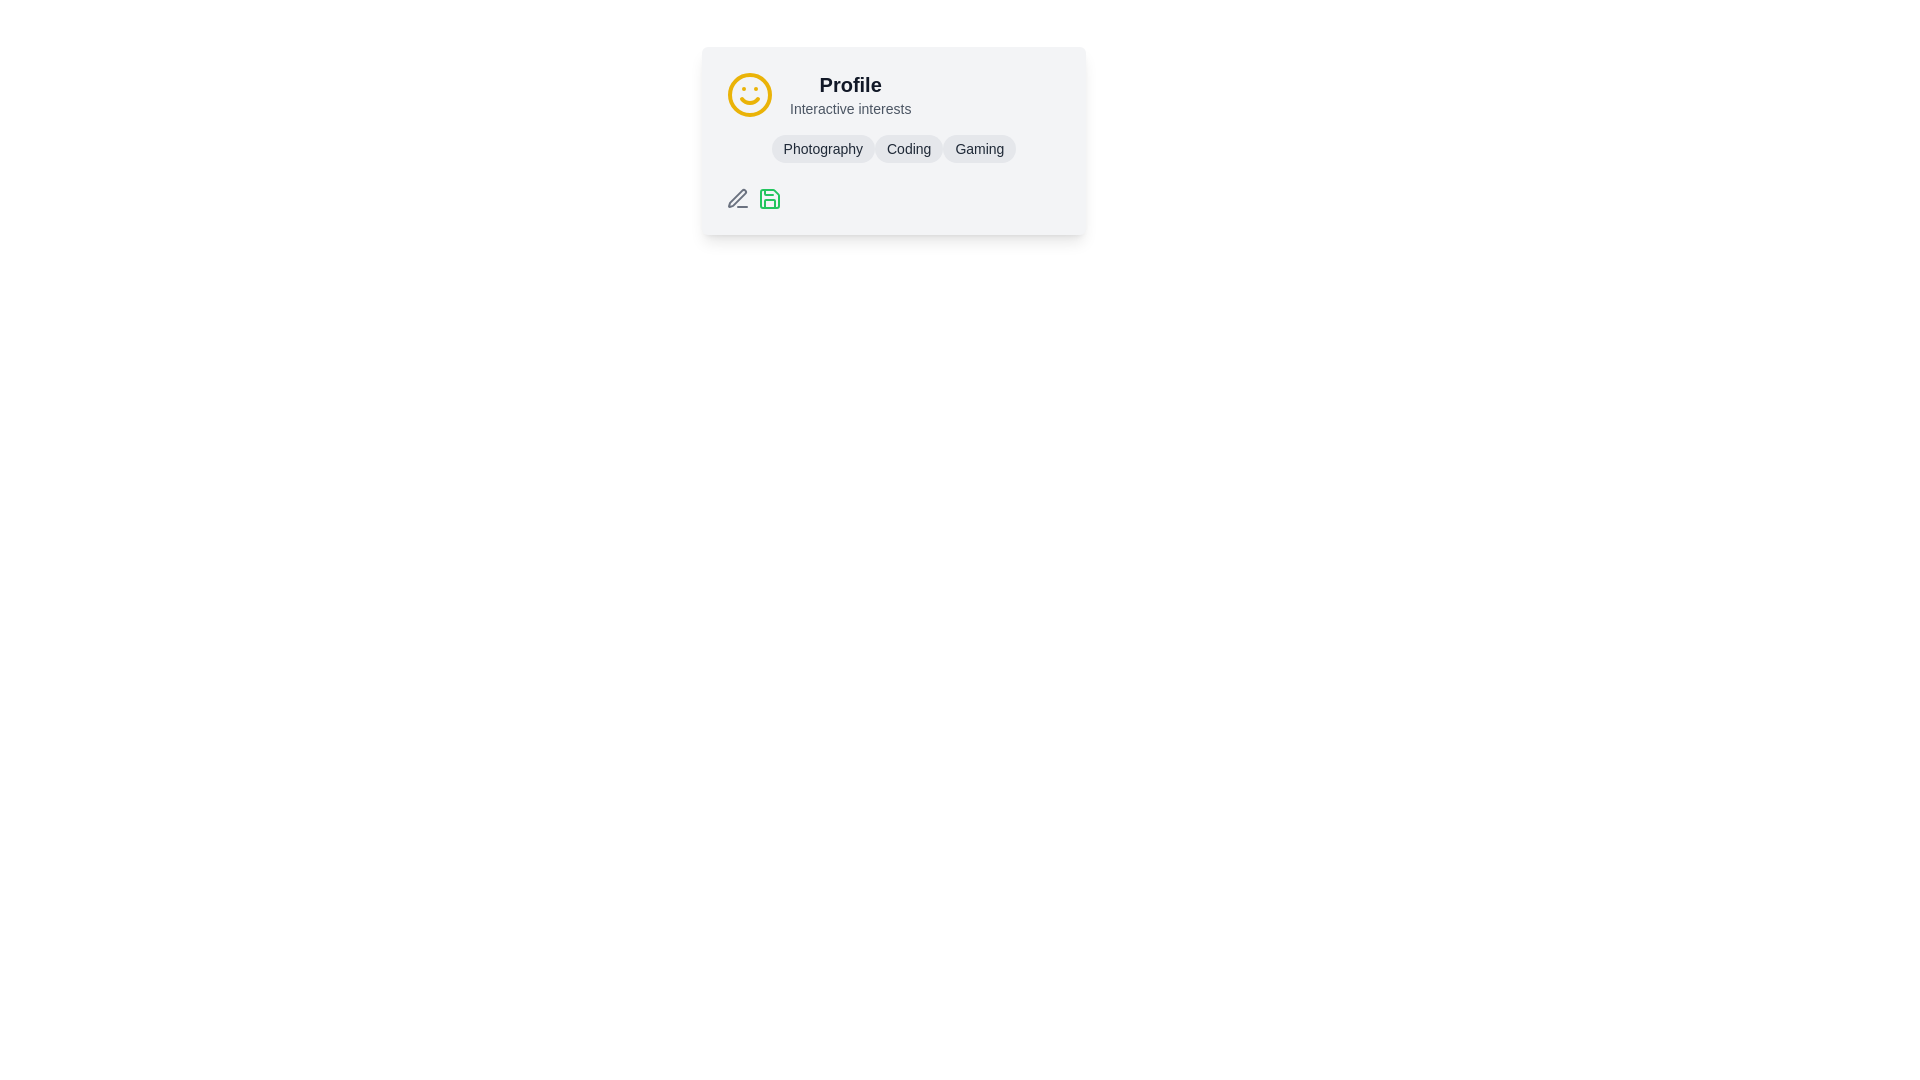  Describe the element at coordinates (823, 148) in the screenshot. I see `the first tag in the horizontal list of interests, labeled 'Photography', located below the 'Interactive interests' section of the profile card` at that location.